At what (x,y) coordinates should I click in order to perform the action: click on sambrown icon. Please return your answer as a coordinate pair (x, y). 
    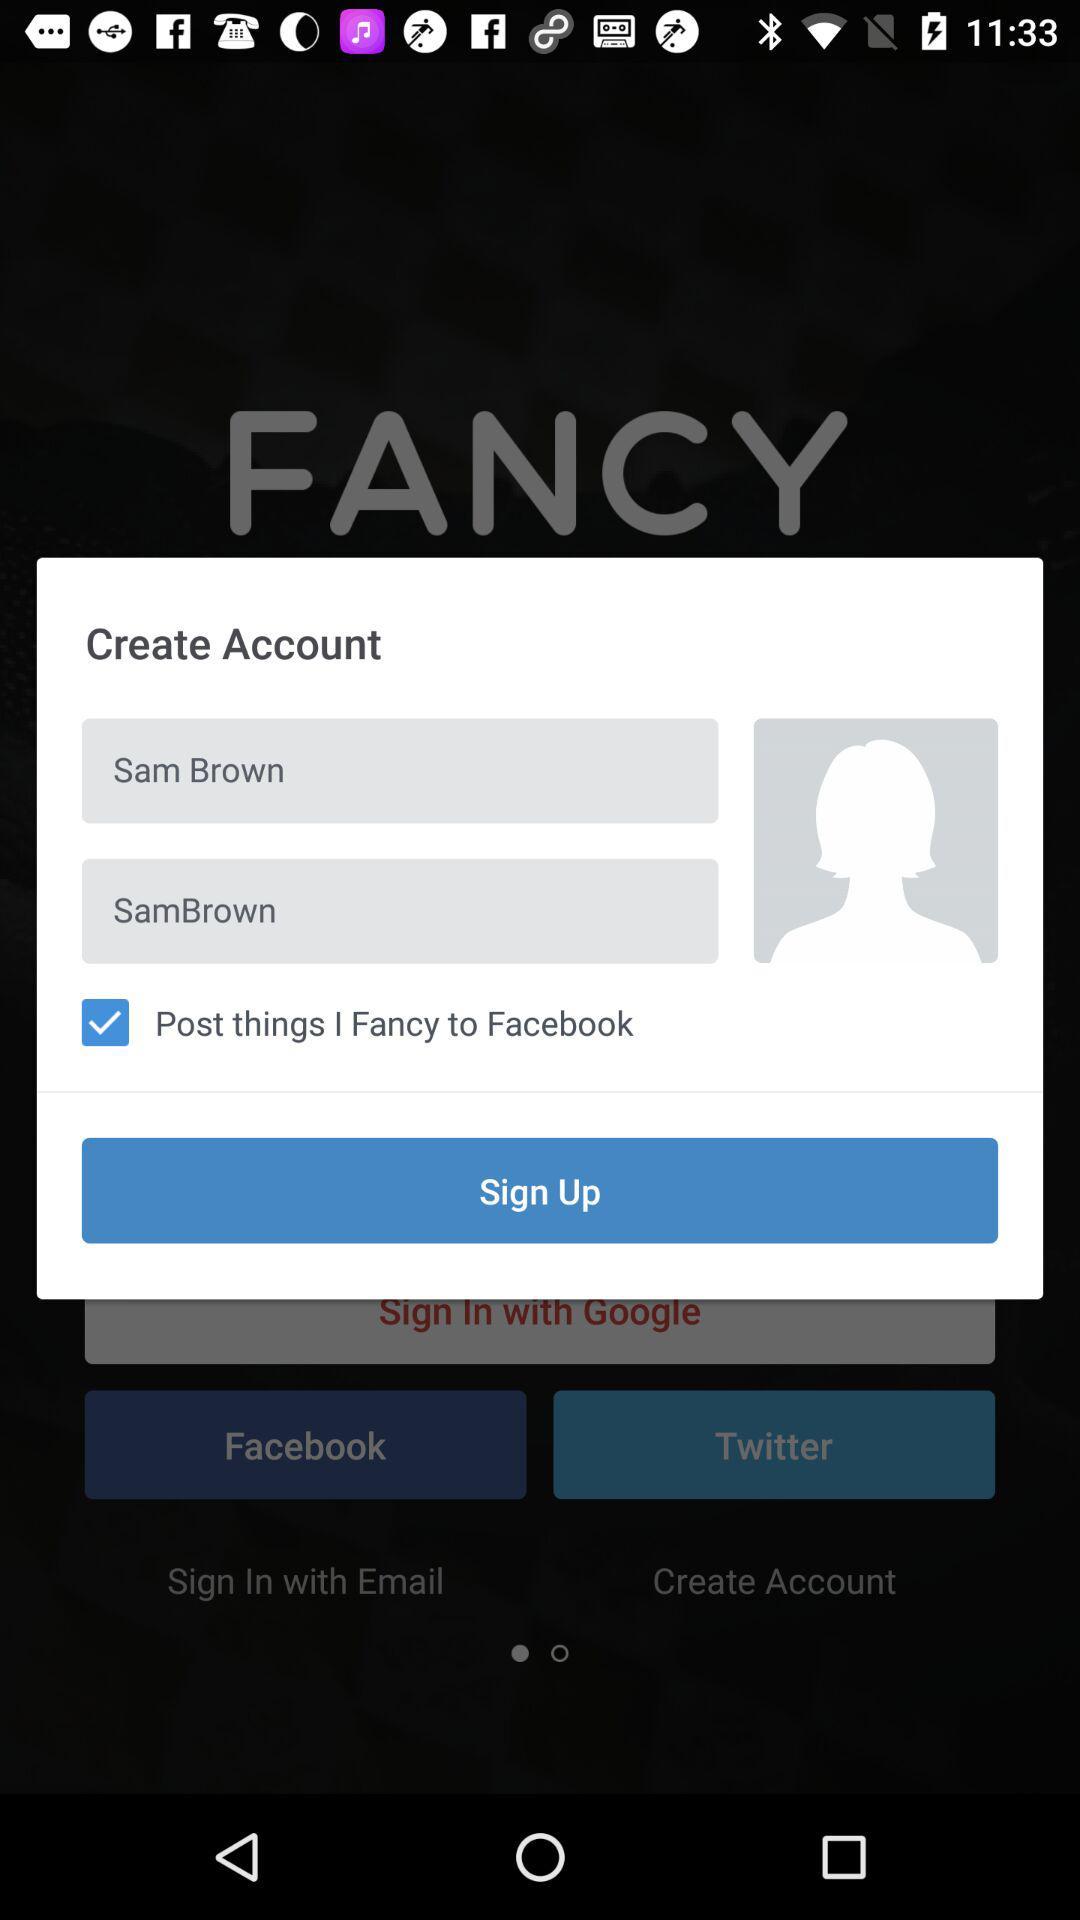
    Looking at the image, I should click on (400, 910).